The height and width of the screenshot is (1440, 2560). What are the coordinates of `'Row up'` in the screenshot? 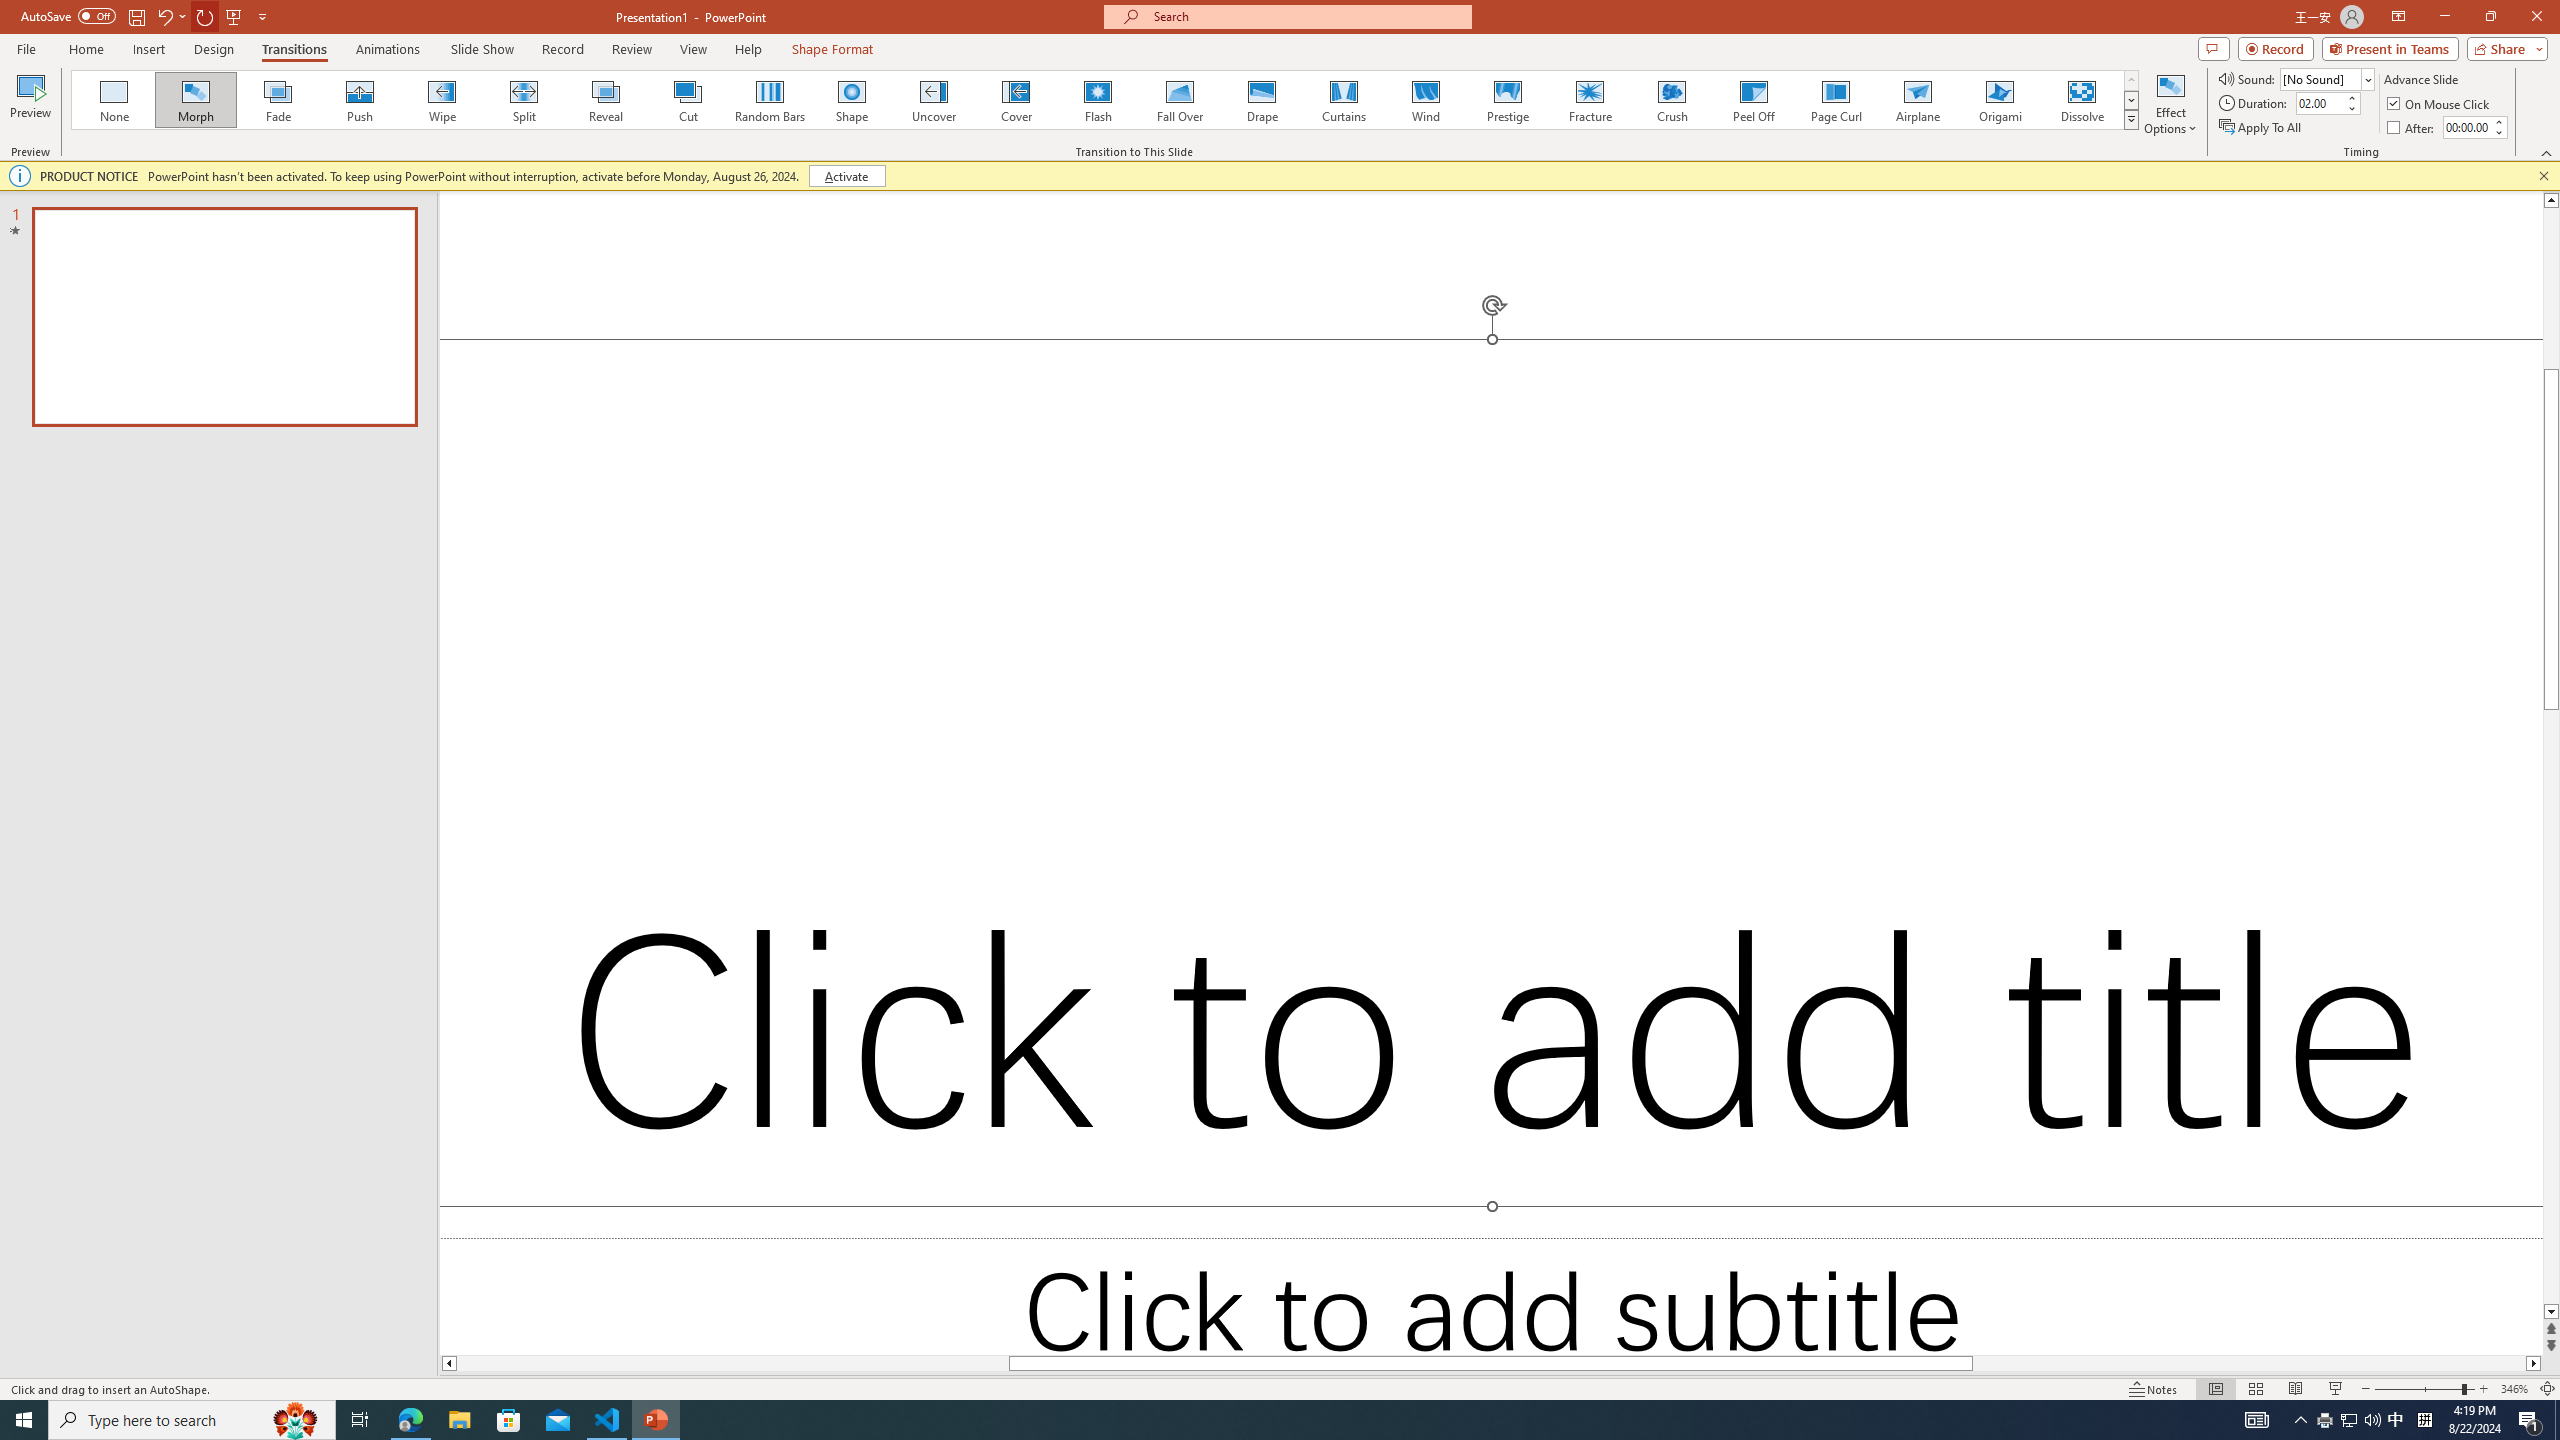 It's located at (2131, 80).